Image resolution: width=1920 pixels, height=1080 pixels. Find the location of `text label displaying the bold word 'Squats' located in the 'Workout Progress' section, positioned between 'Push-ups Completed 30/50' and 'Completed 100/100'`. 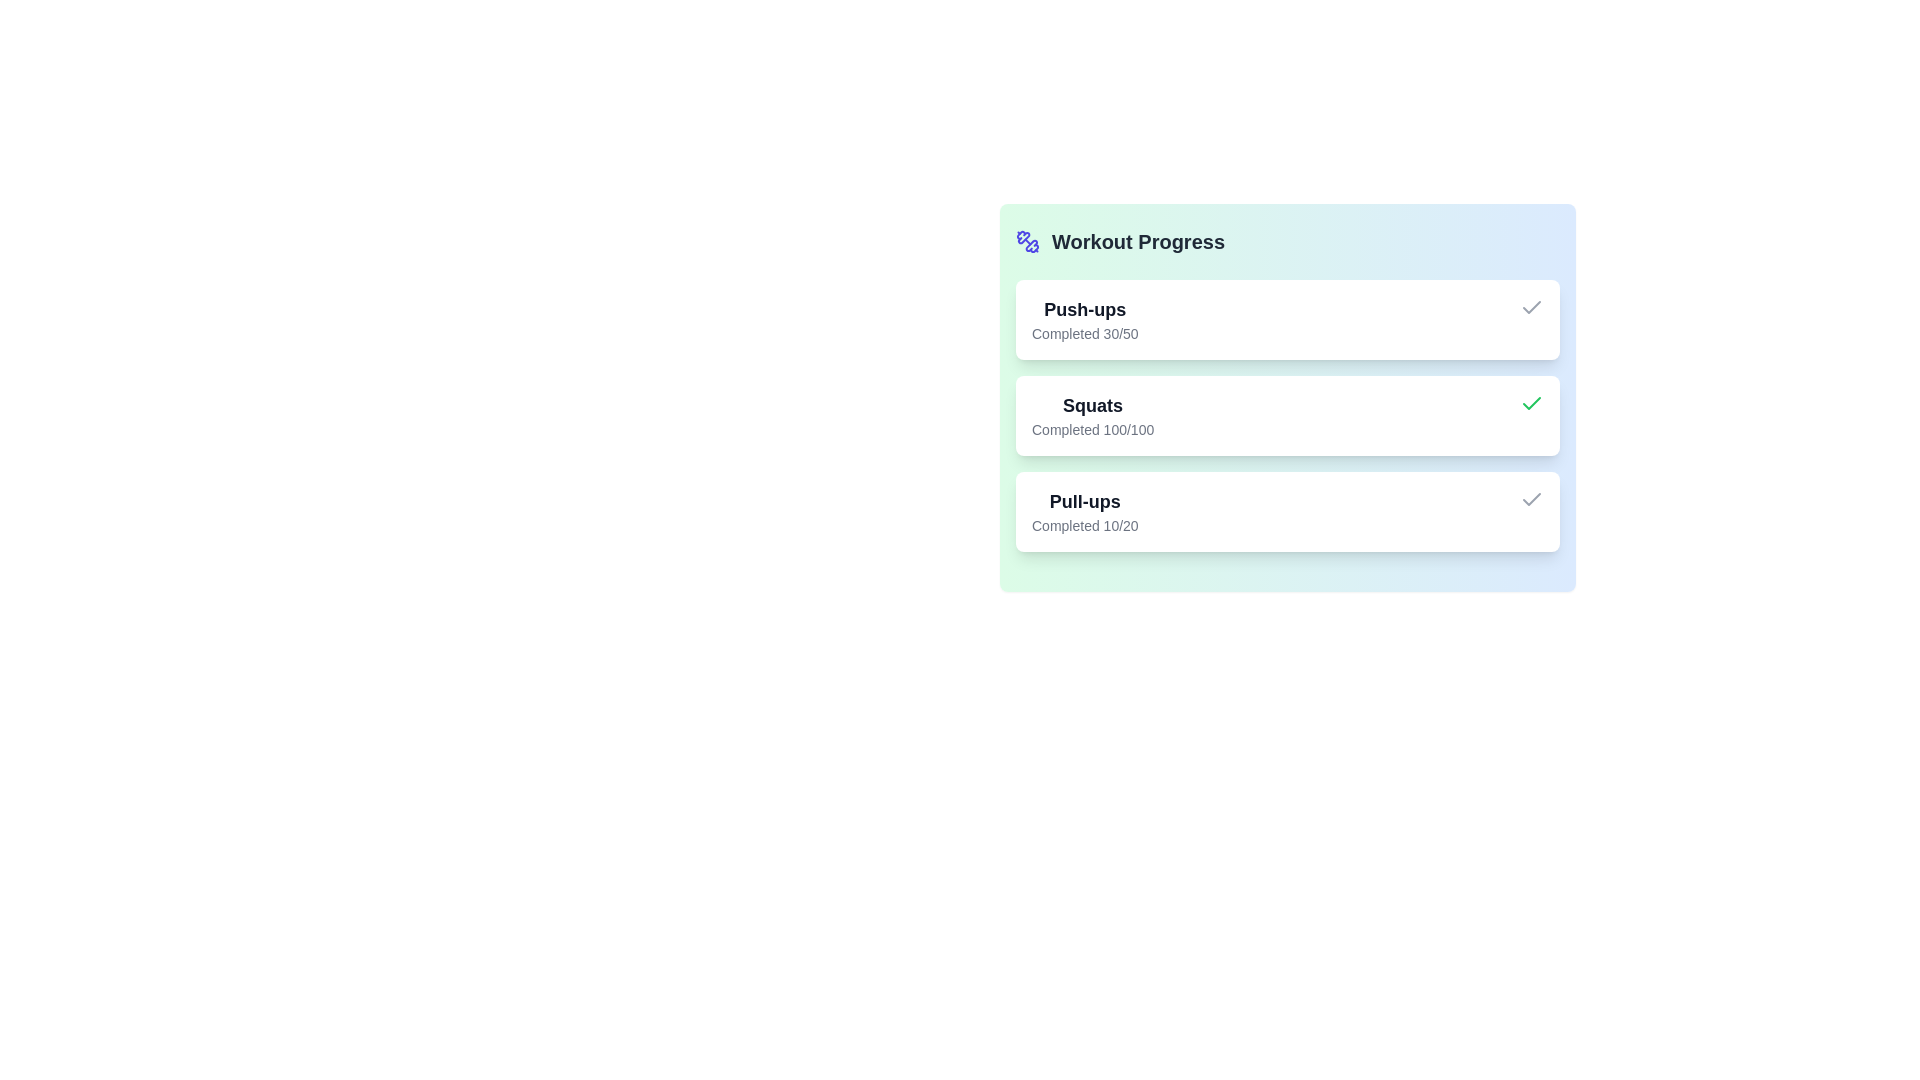

text label displaying the bold word 'Squats' located in the 'Workout Progress' section, positioned between 'Push-ups Completed 30/50' and 'Completed 100/100' is located at coordinates (1092, 405).